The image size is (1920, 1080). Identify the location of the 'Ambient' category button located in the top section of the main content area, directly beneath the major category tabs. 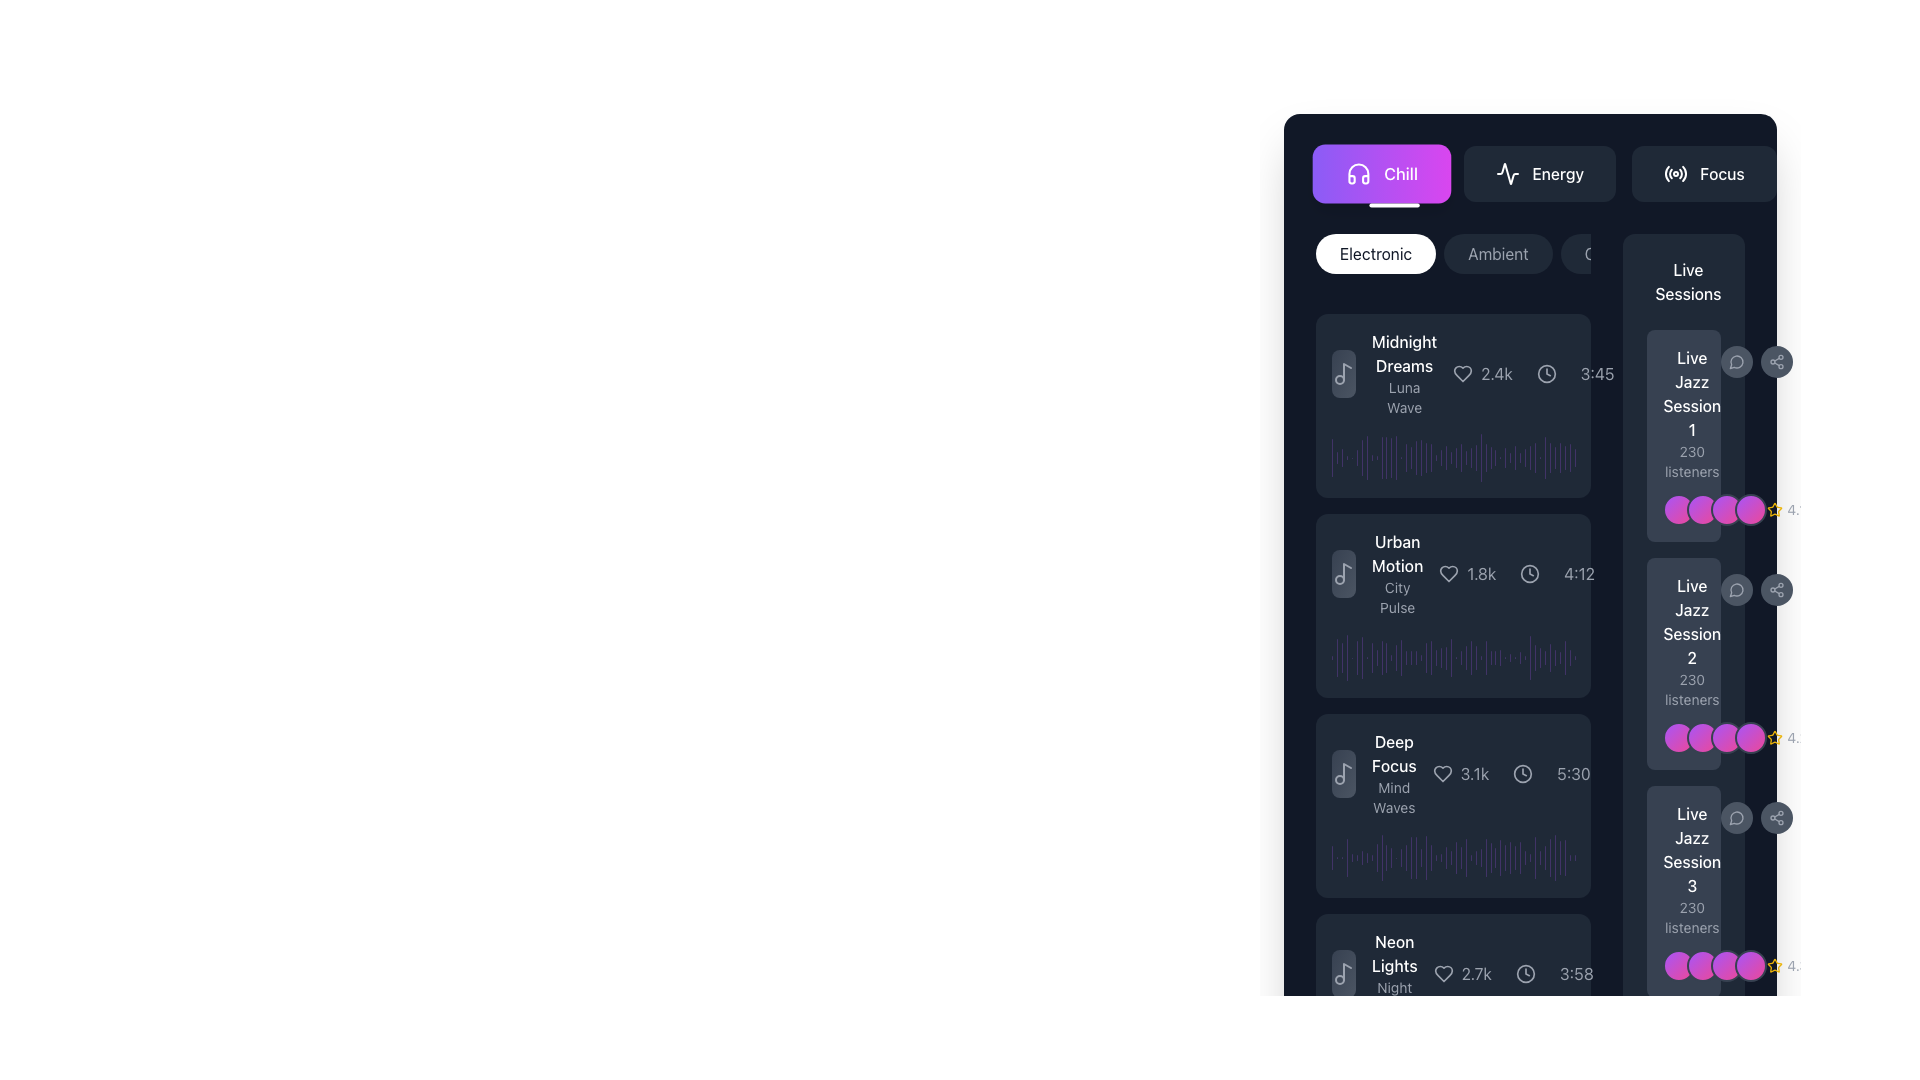
(1453, 261).